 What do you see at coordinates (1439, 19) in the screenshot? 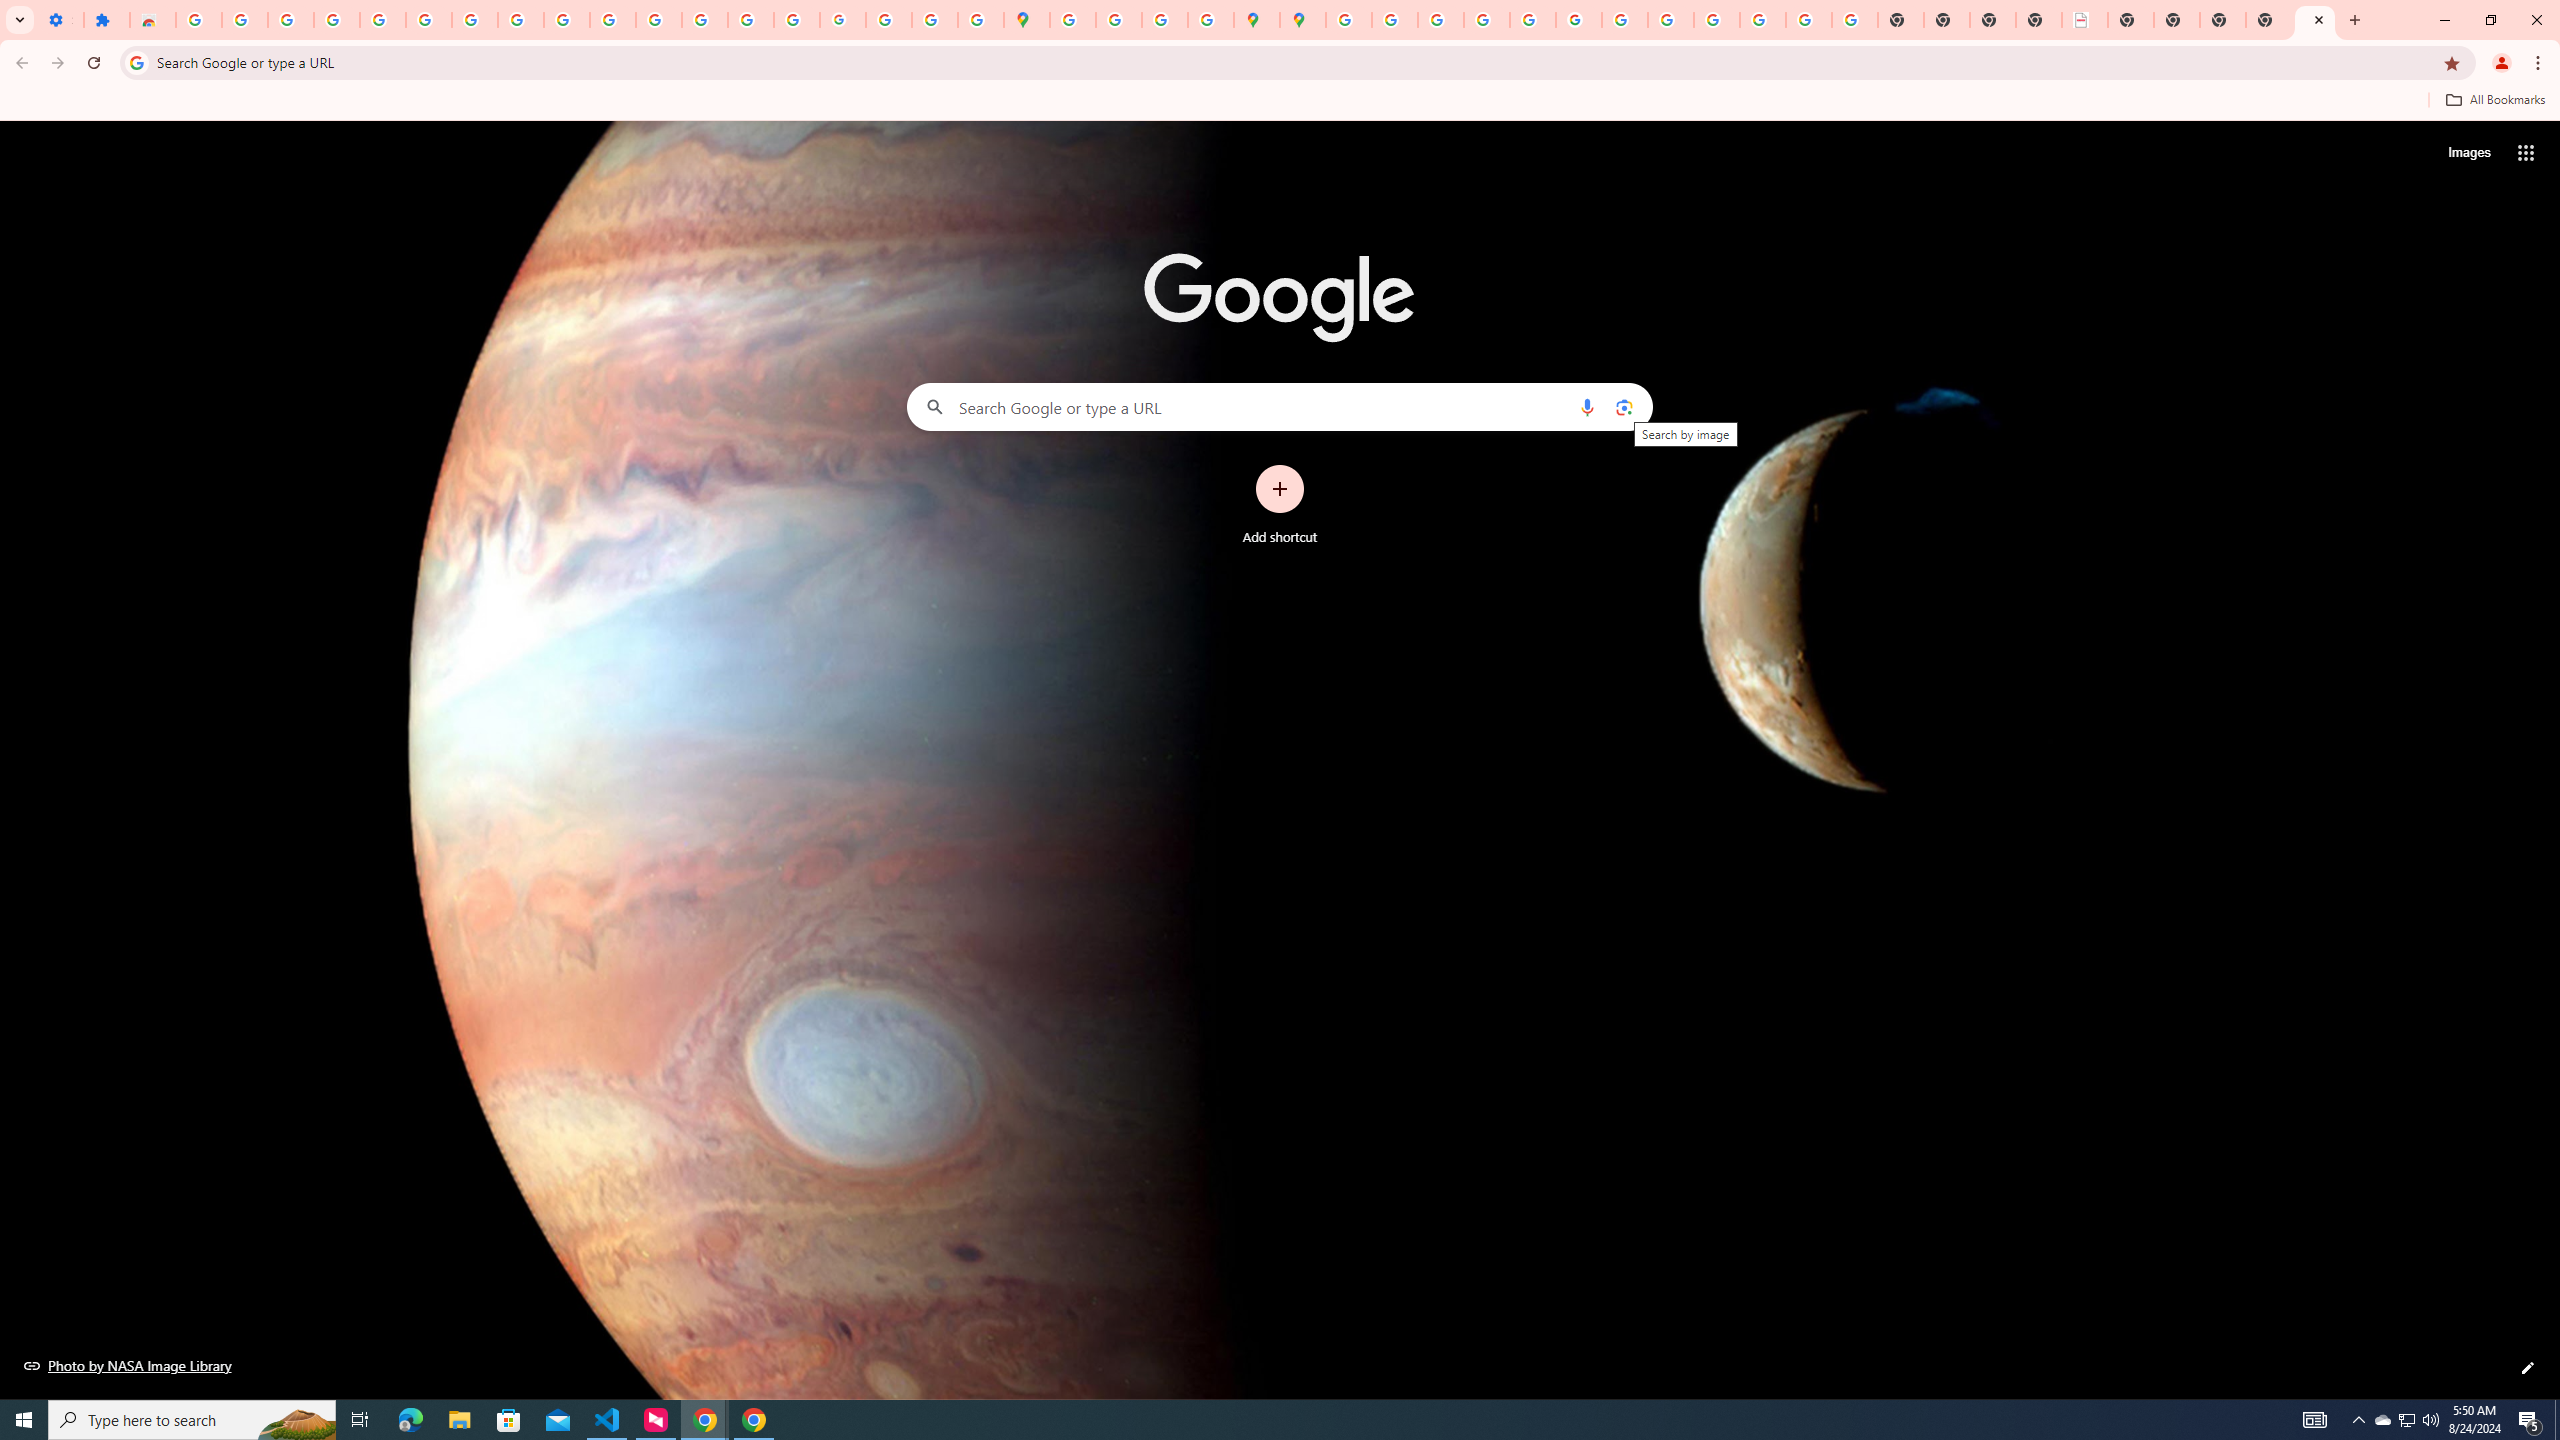
I see `'Privacy Help Center - Policies Help'` at bounding box center [1439, 19].